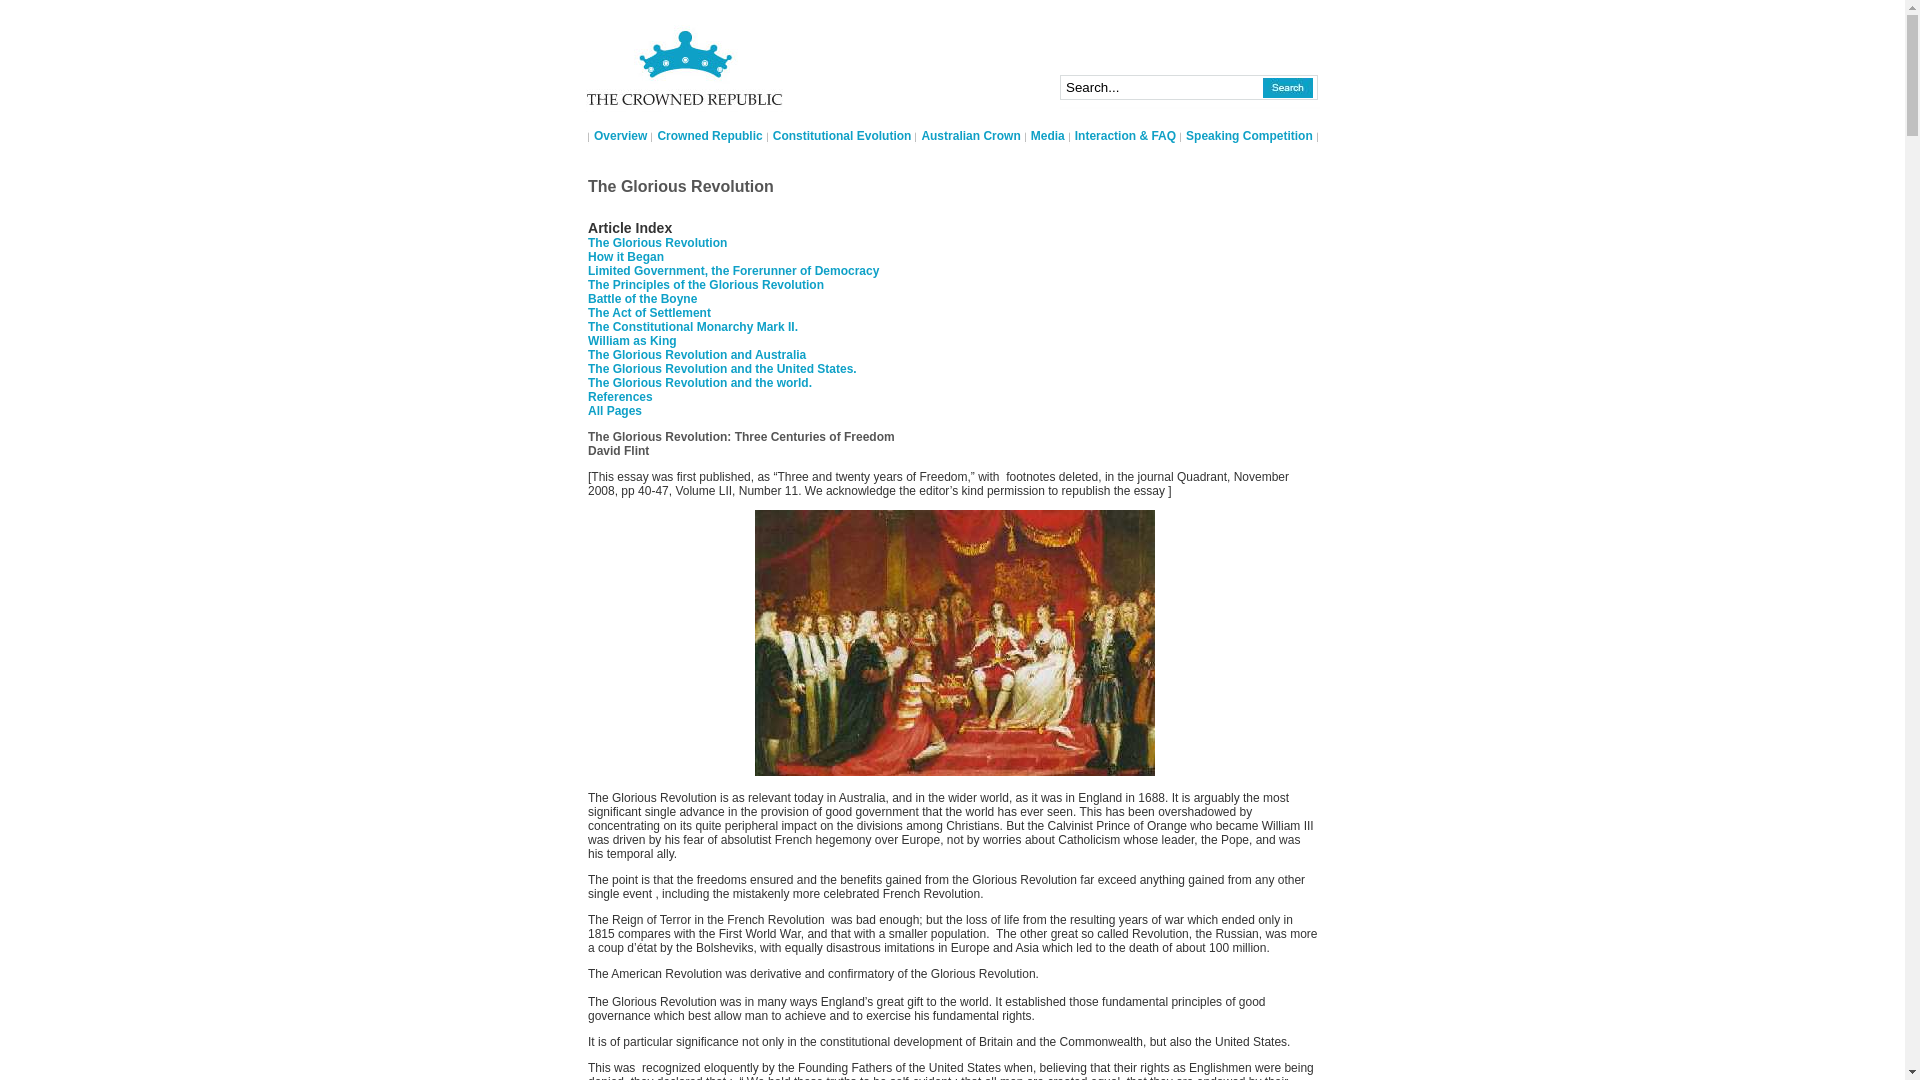 This screenshot has width=1920, height=1080. What do you see at coordinates (700, 382) in the screenshot?
I see `'The Glorious Revolution and the world.'` at bounding box center [700, 382].